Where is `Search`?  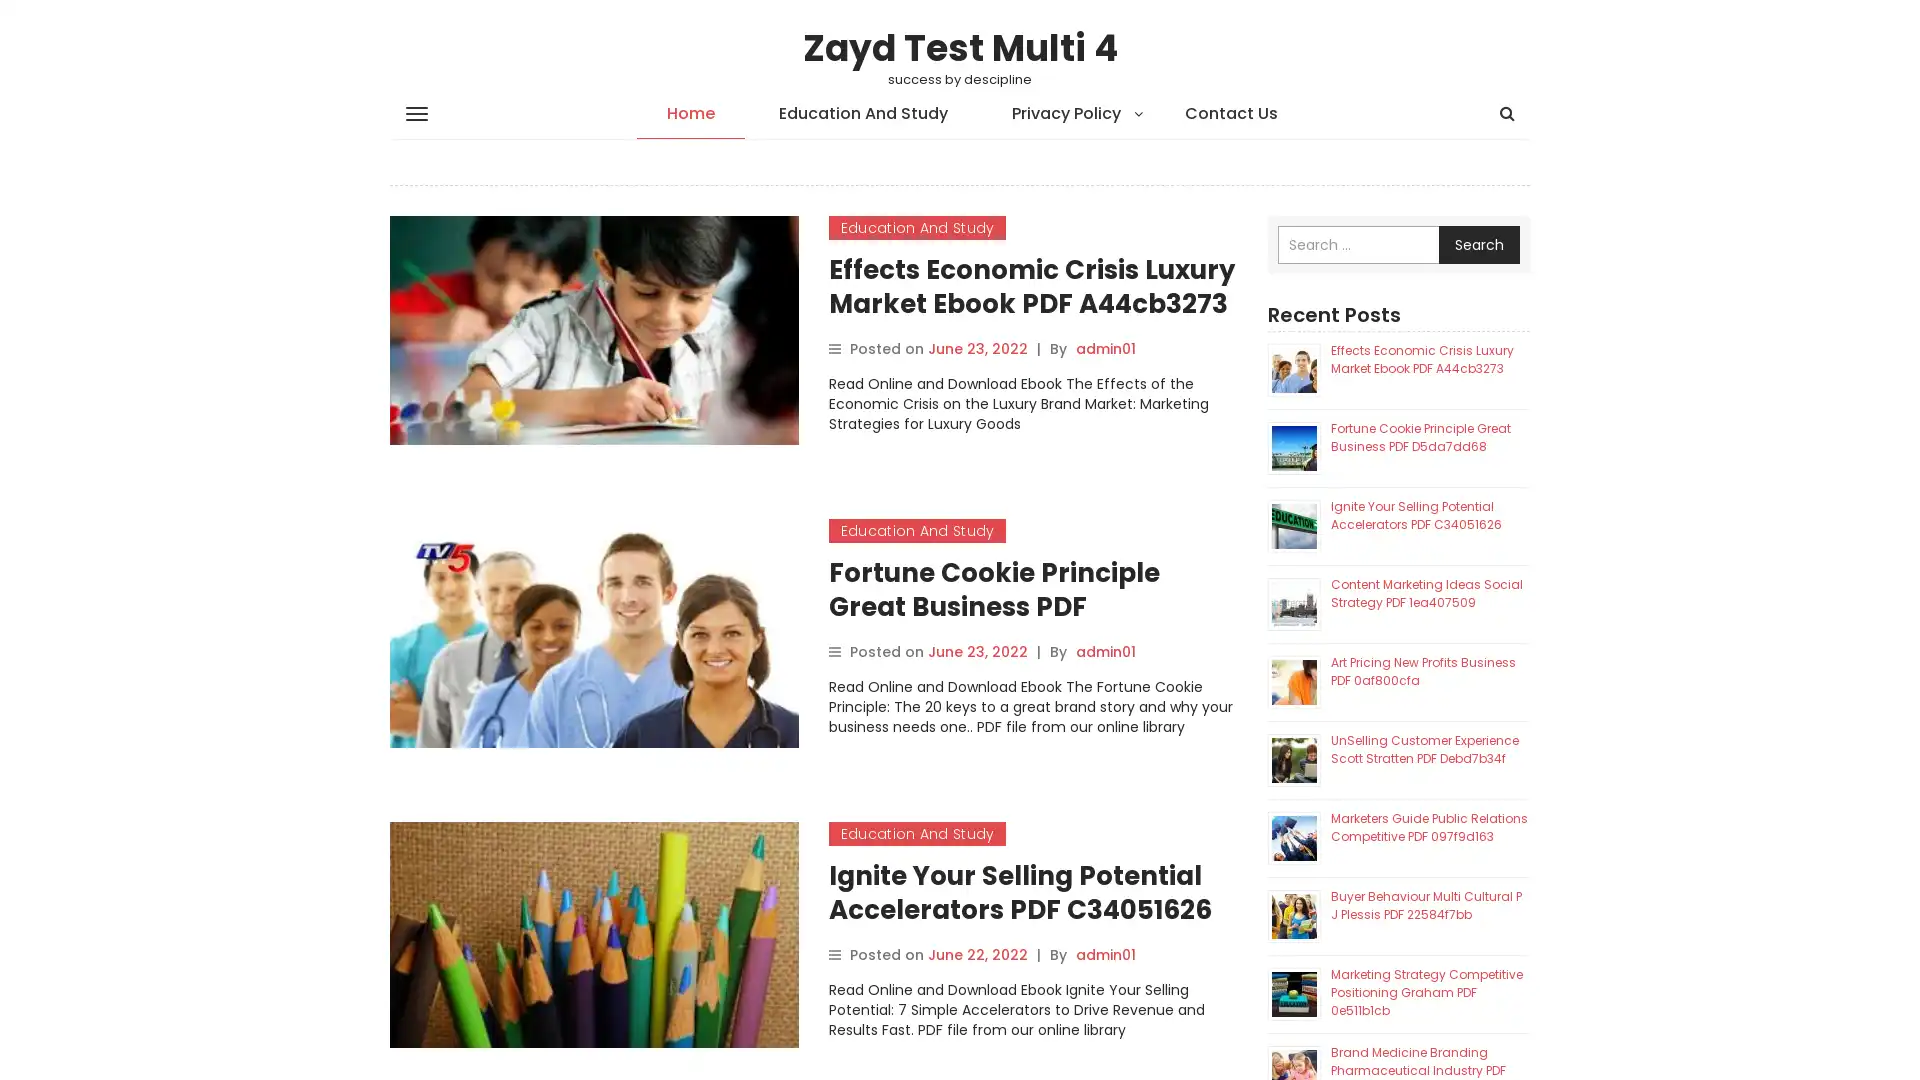
Search is located at coordinates (1479, 244).